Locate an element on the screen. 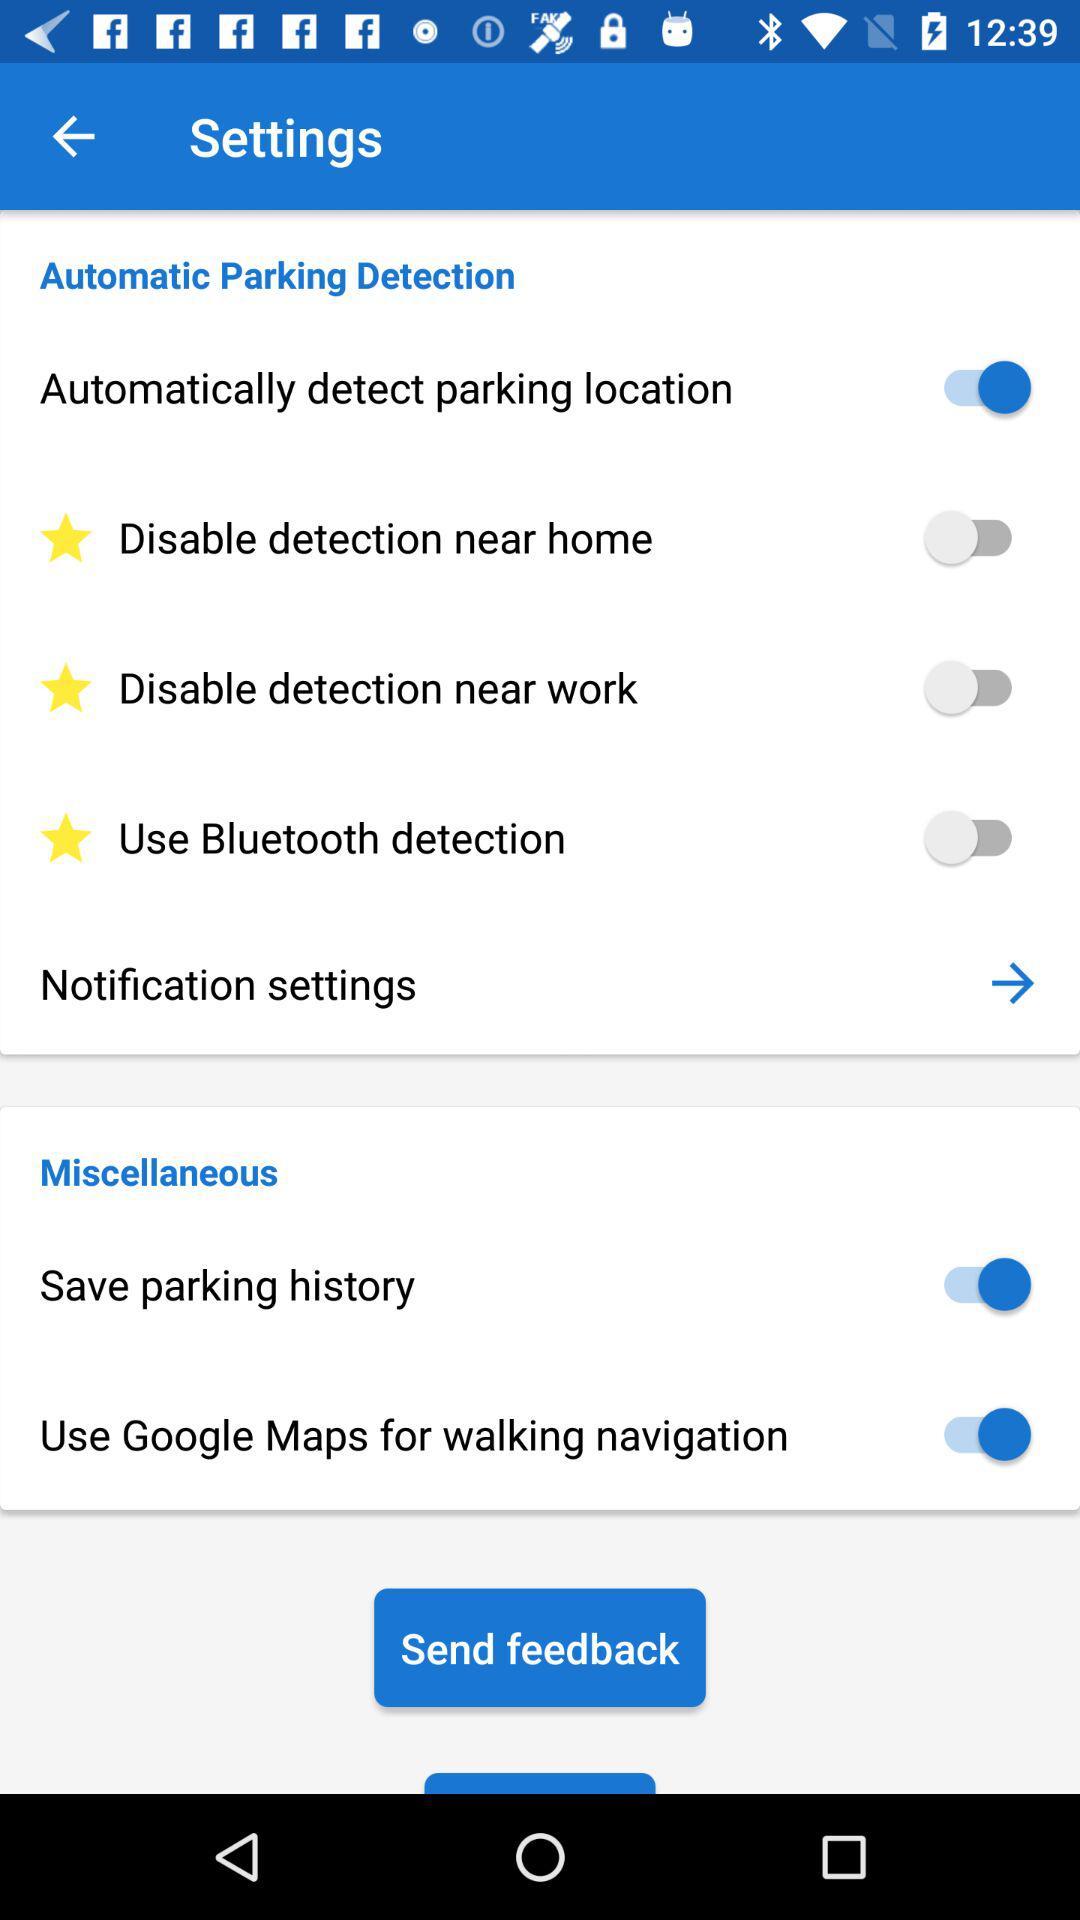  the icon to the left of the settings item is located at coordinates (72, 135).